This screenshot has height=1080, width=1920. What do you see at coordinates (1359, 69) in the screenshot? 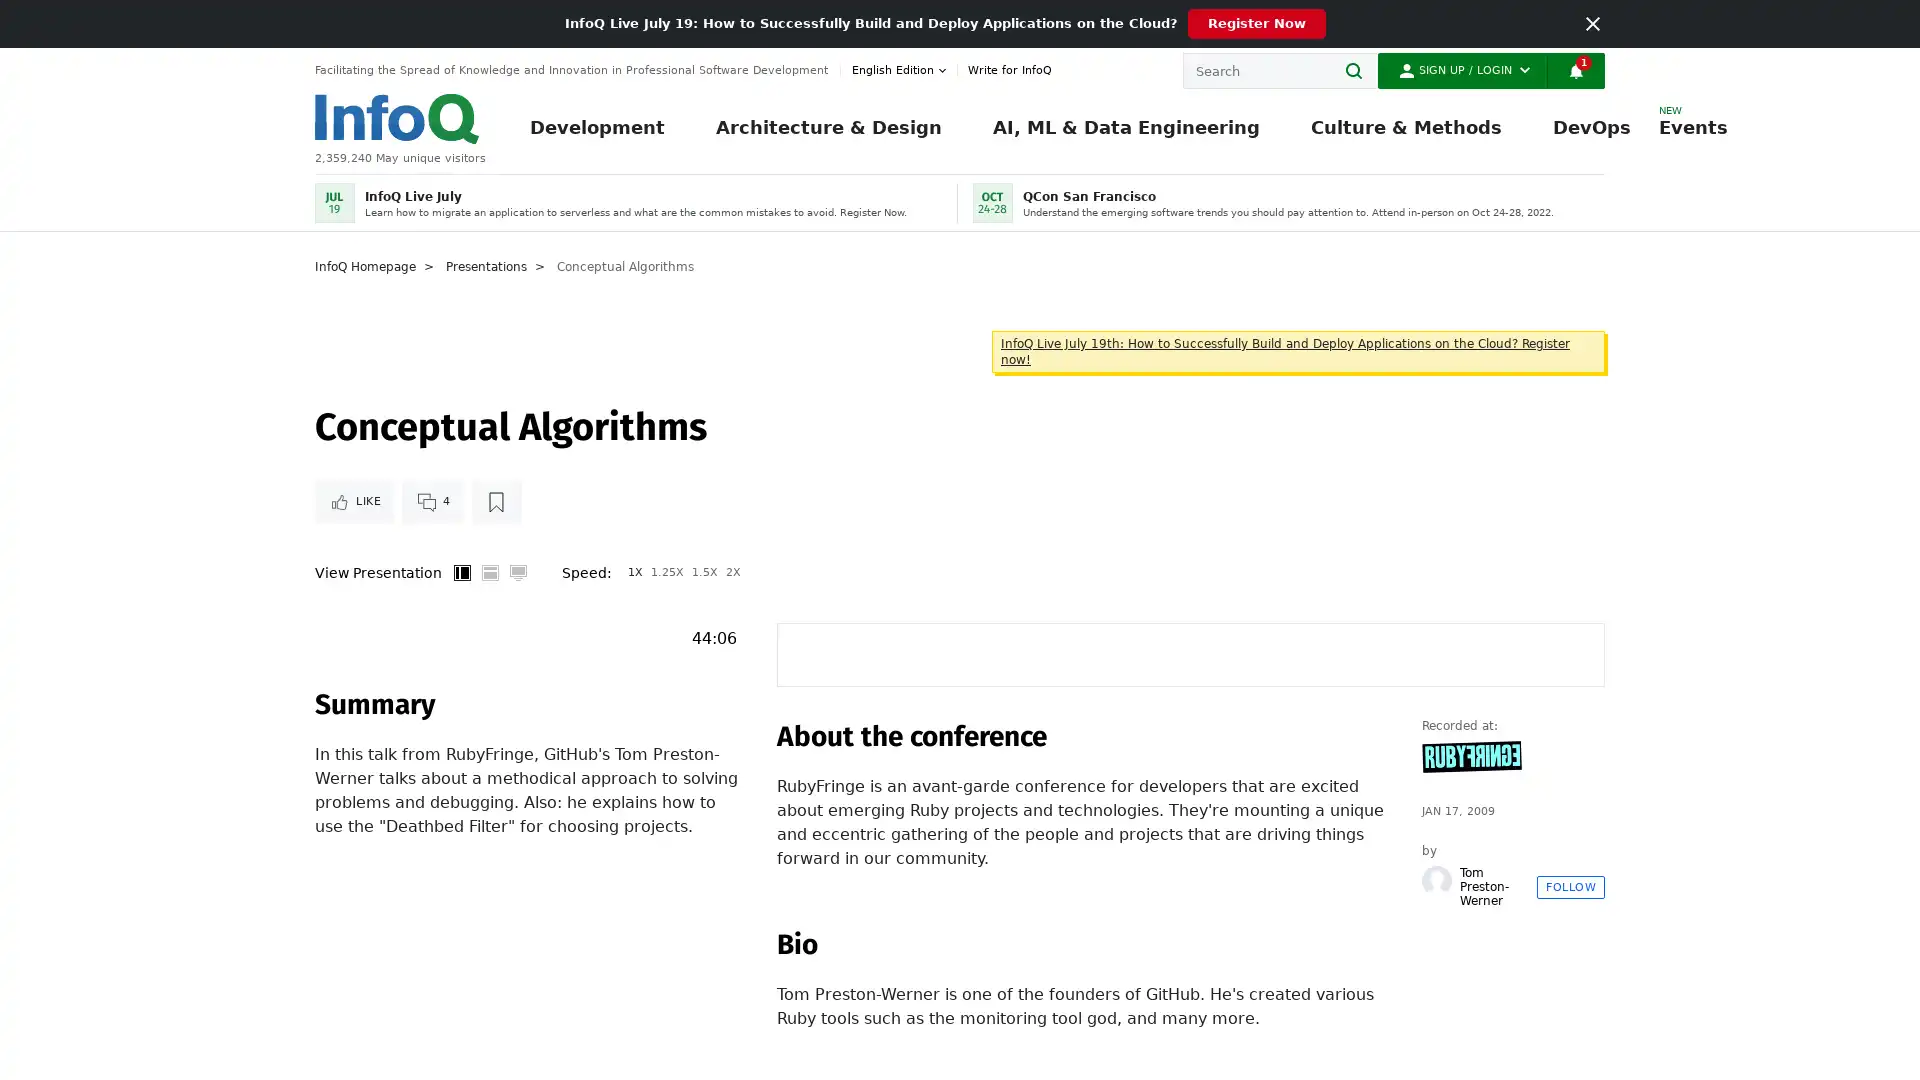
I see `Search` at bounding box center [1359, 69].